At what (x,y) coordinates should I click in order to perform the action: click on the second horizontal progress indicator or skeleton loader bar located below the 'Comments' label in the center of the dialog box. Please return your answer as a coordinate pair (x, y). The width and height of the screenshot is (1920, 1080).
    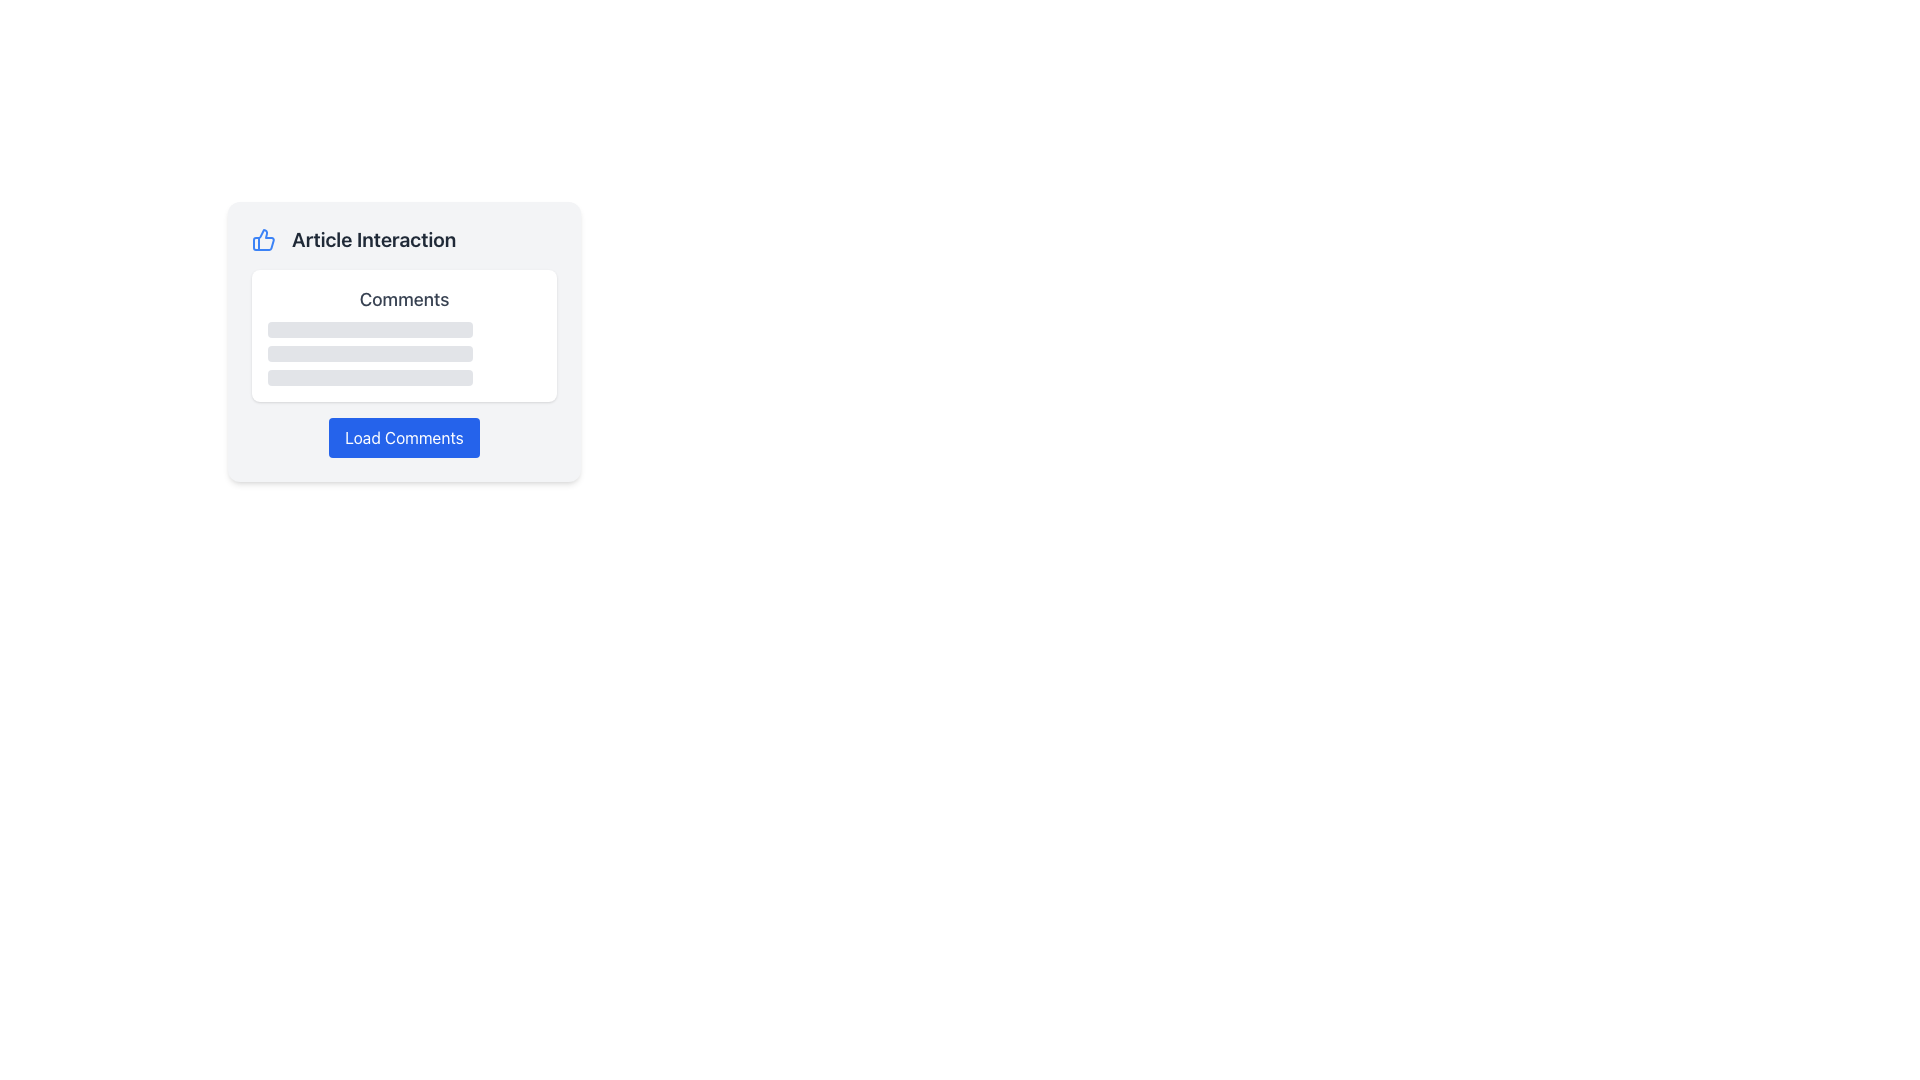
    Looking at the image, I should click on (370, 353).